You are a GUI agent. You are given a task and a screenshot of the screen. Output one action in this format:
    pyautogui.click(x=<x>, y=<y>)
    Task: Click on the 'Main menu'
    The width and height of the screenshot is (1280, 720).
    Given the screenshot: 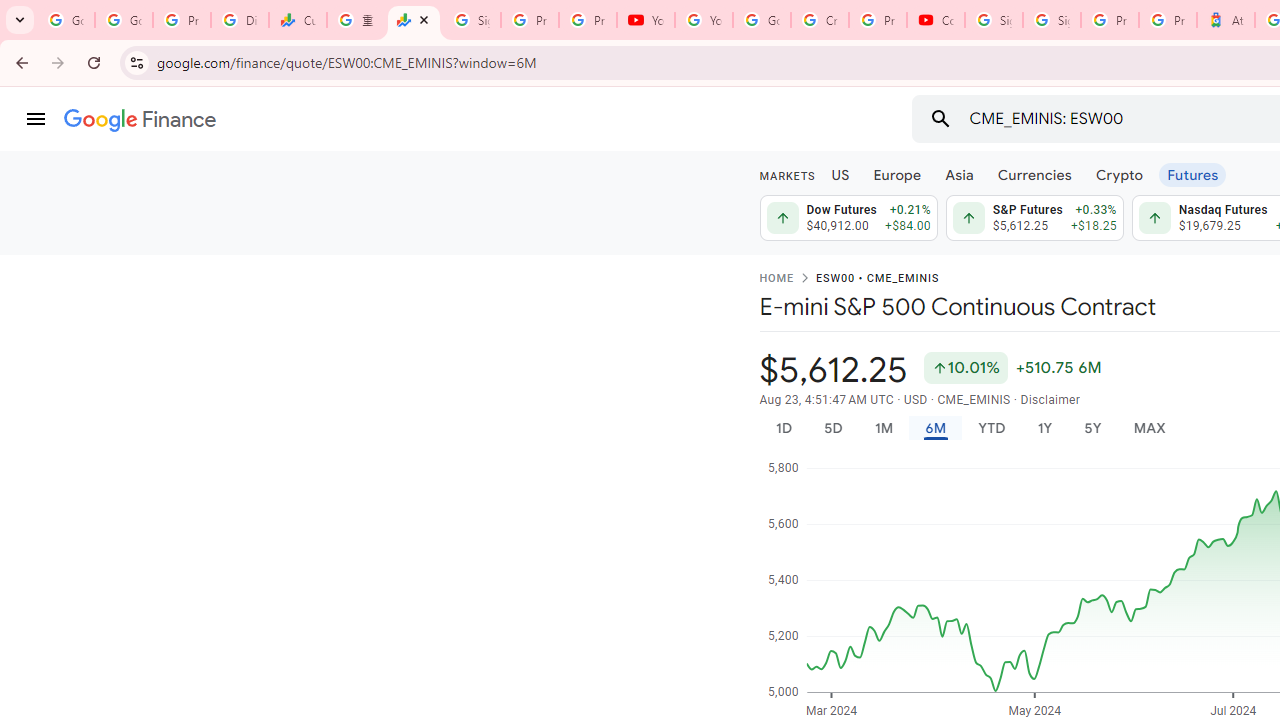 What is the action you would take?
    pyautogui.click(x=35, y=119)
    